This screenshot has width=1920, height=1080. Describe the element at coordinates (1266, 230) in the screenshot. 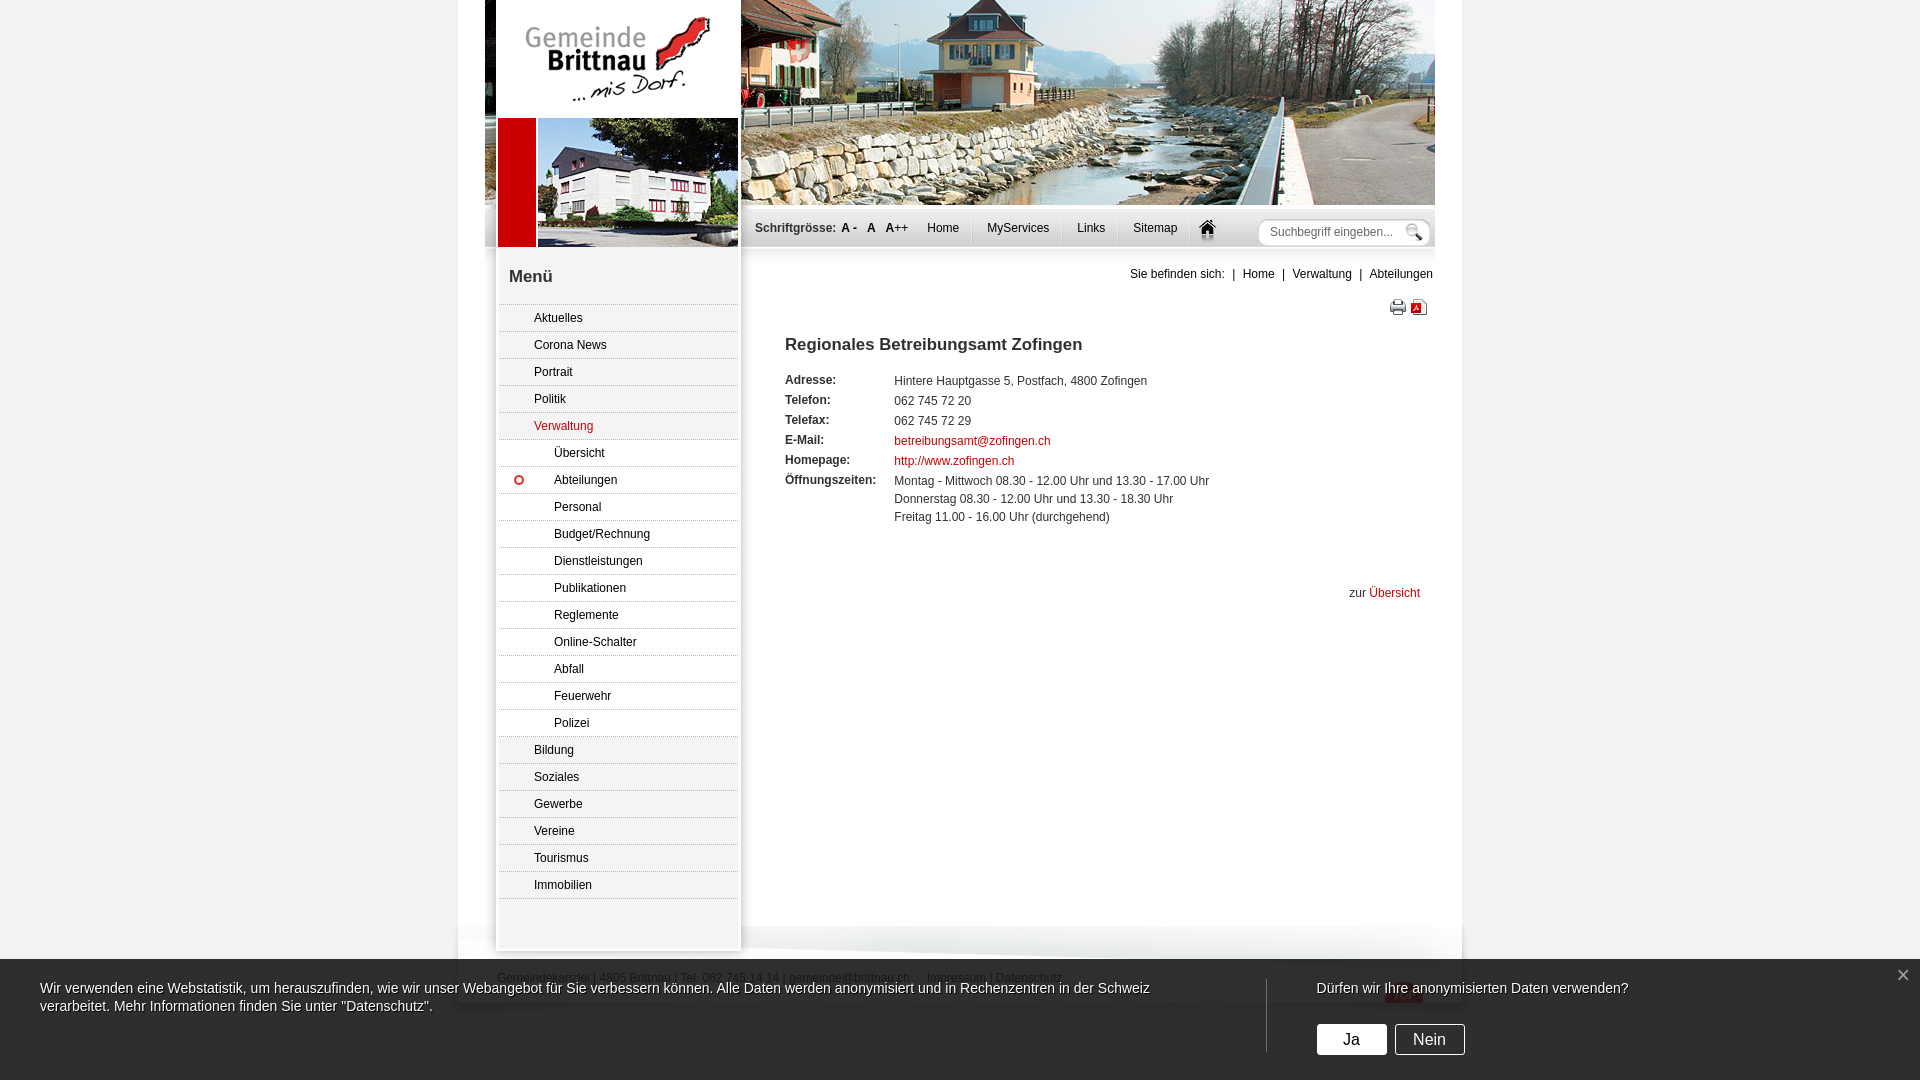

I see `'Suchbegriff eingeben...'` at that location.